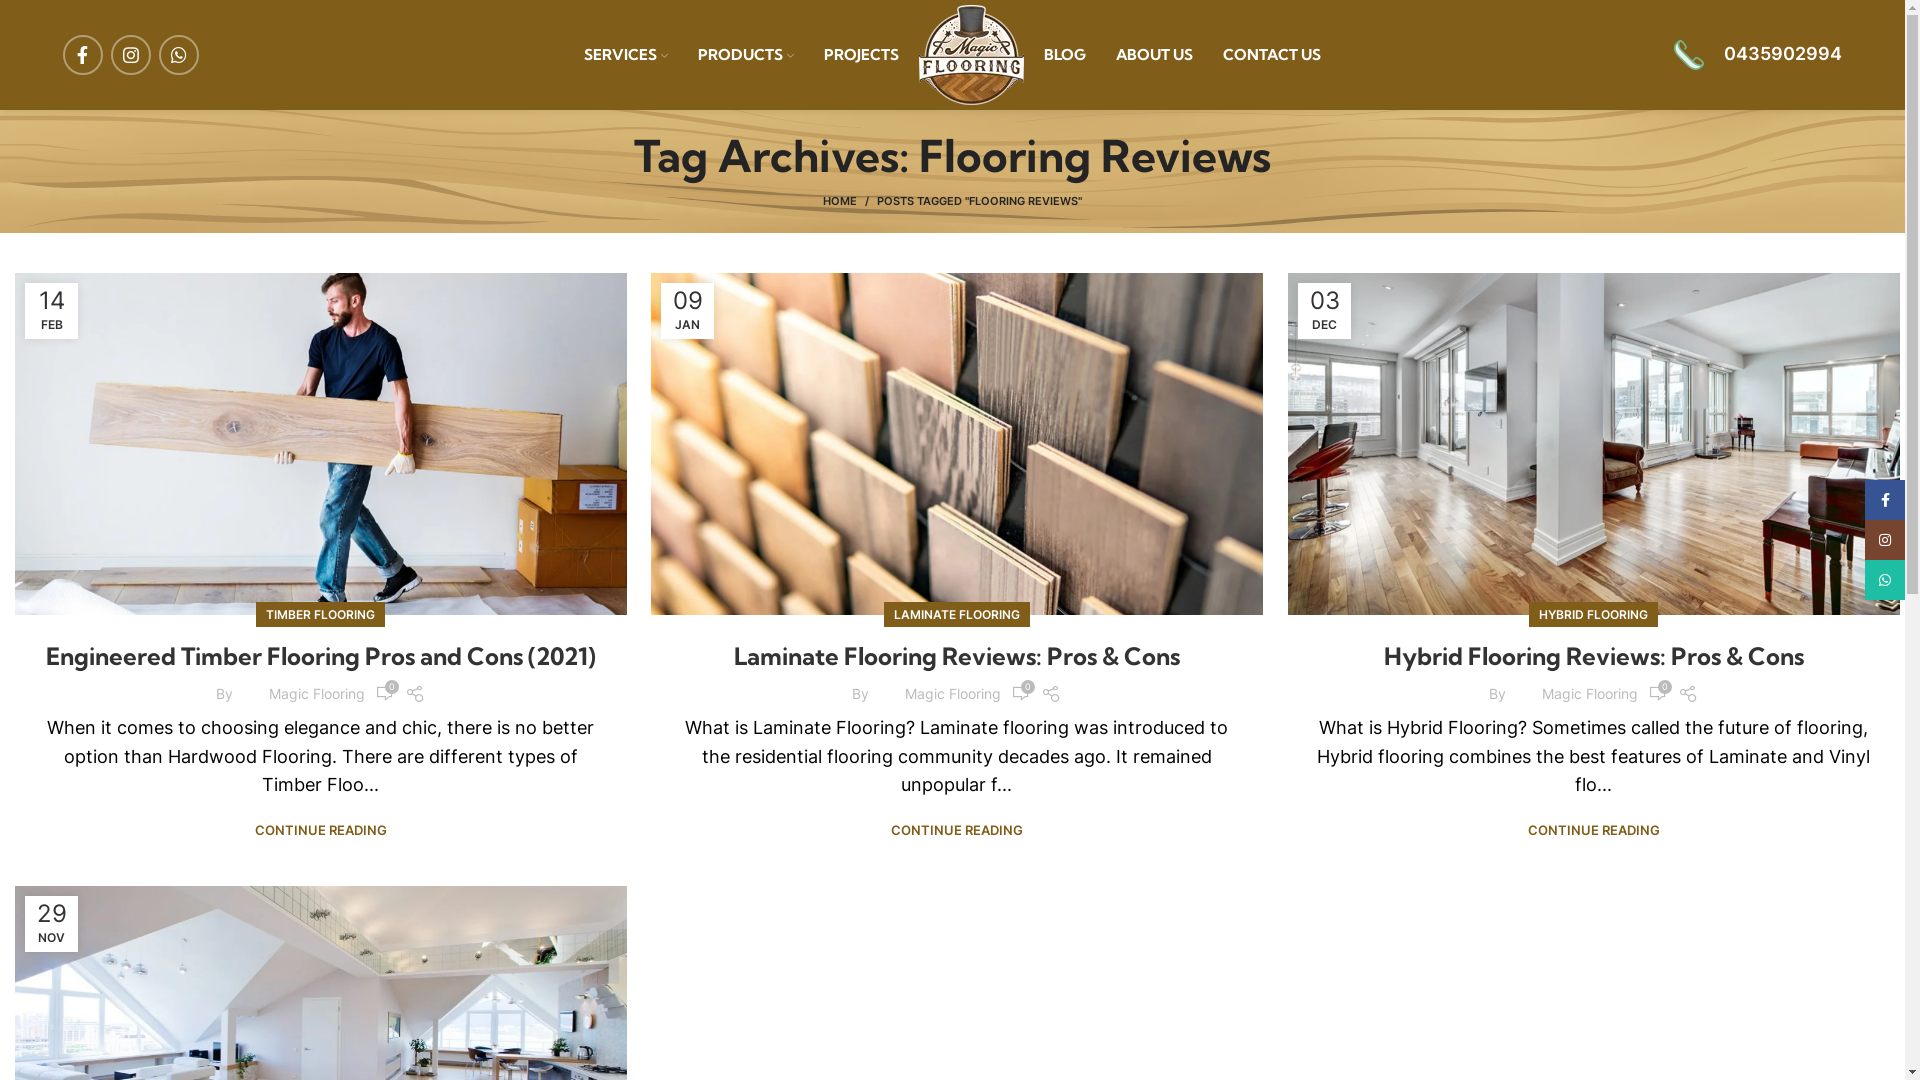  Describe the element at coordinates (849, 200) in the screenshot. I see `'HOME'` at that location.